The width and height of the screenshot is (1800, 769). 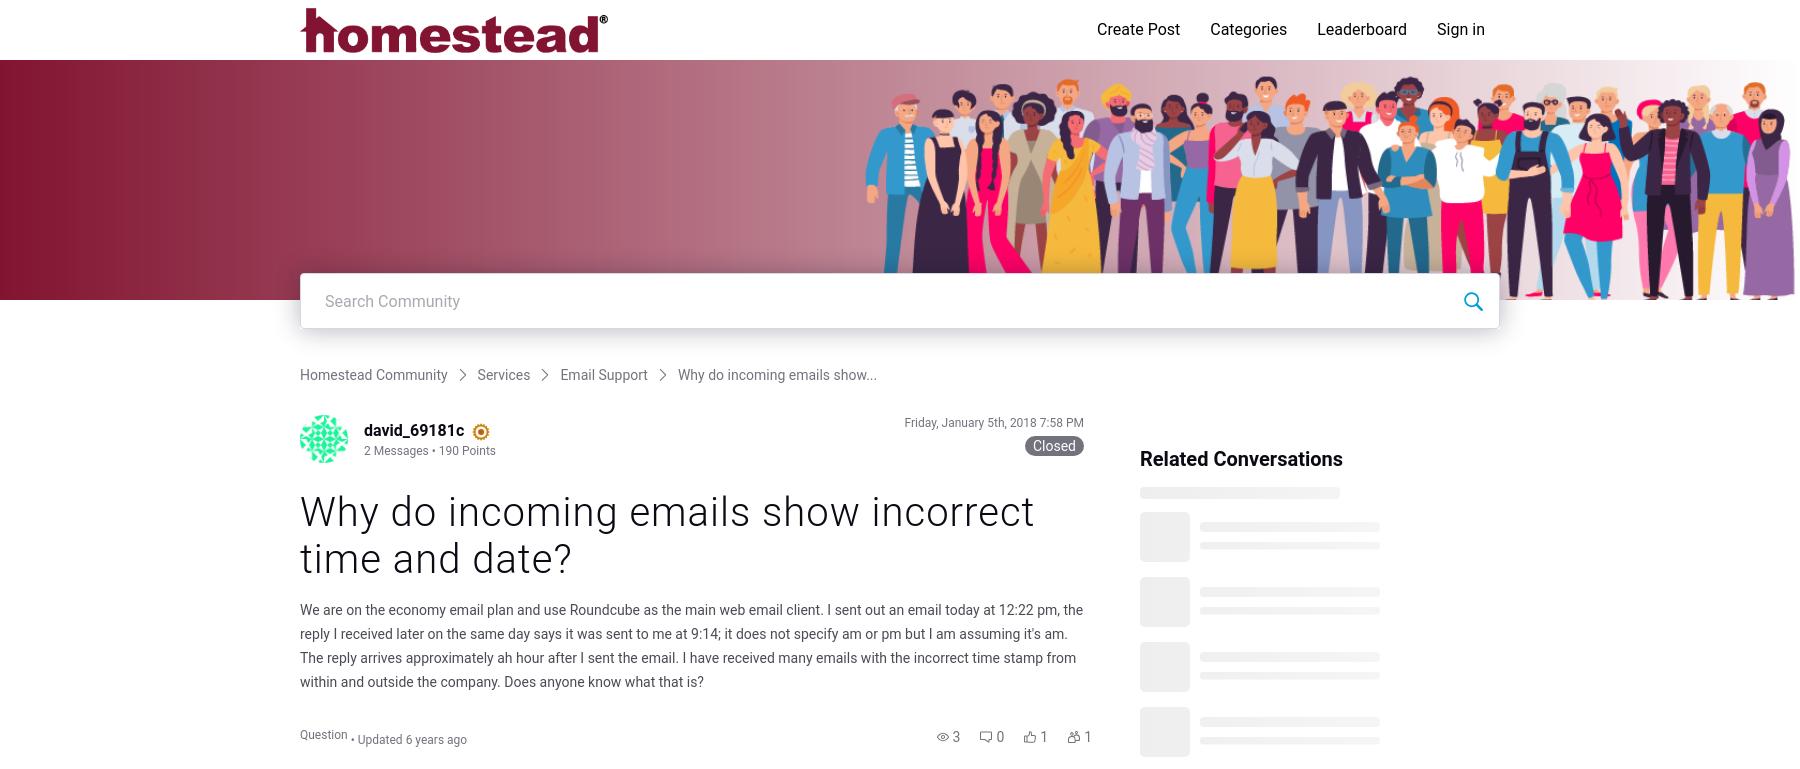 What do you see at coordinates (954, 735) in the screenshot?
I see `'3'` at bounding box center [954, 735].